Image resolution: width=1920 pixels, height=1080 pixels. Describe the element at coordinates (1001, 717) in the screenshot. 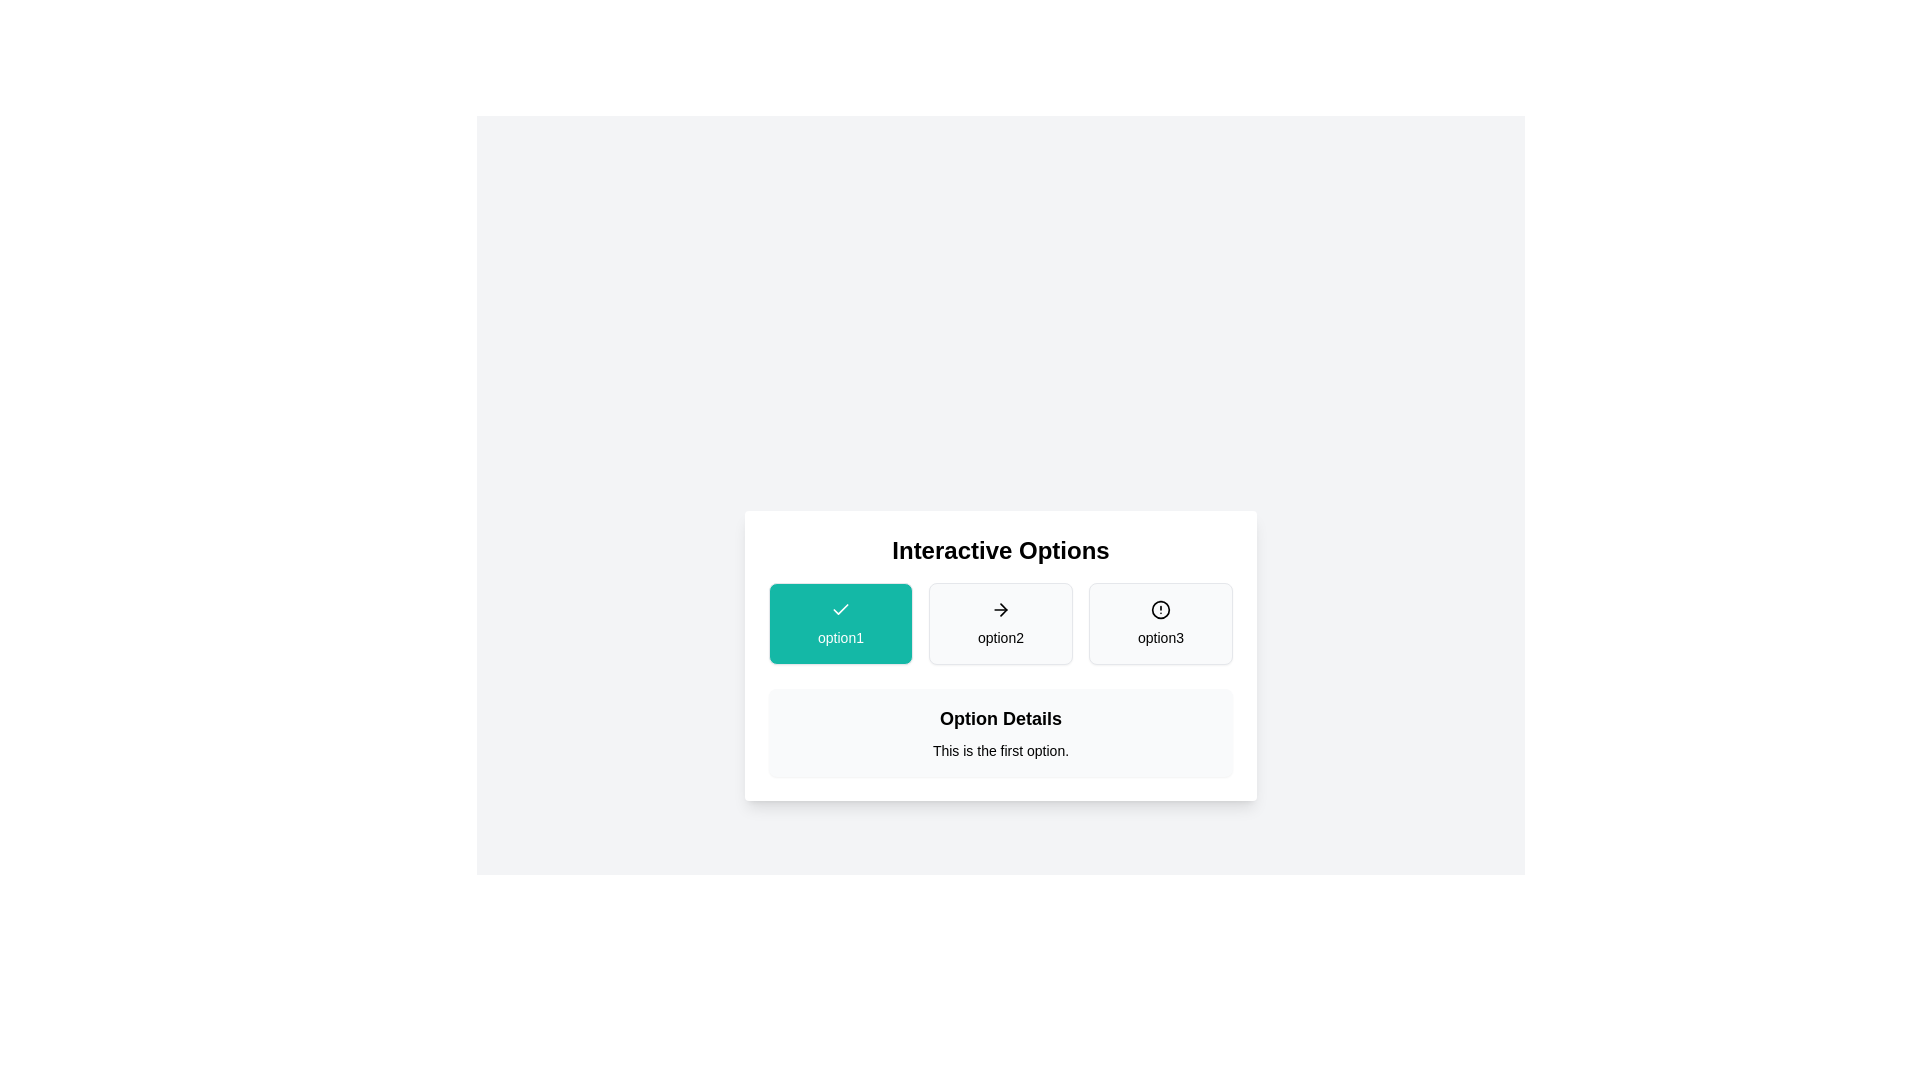

I see `the text label or heading that serves as a title for the first option, positioned above the sibling text 'This is the first option.'` at that location.